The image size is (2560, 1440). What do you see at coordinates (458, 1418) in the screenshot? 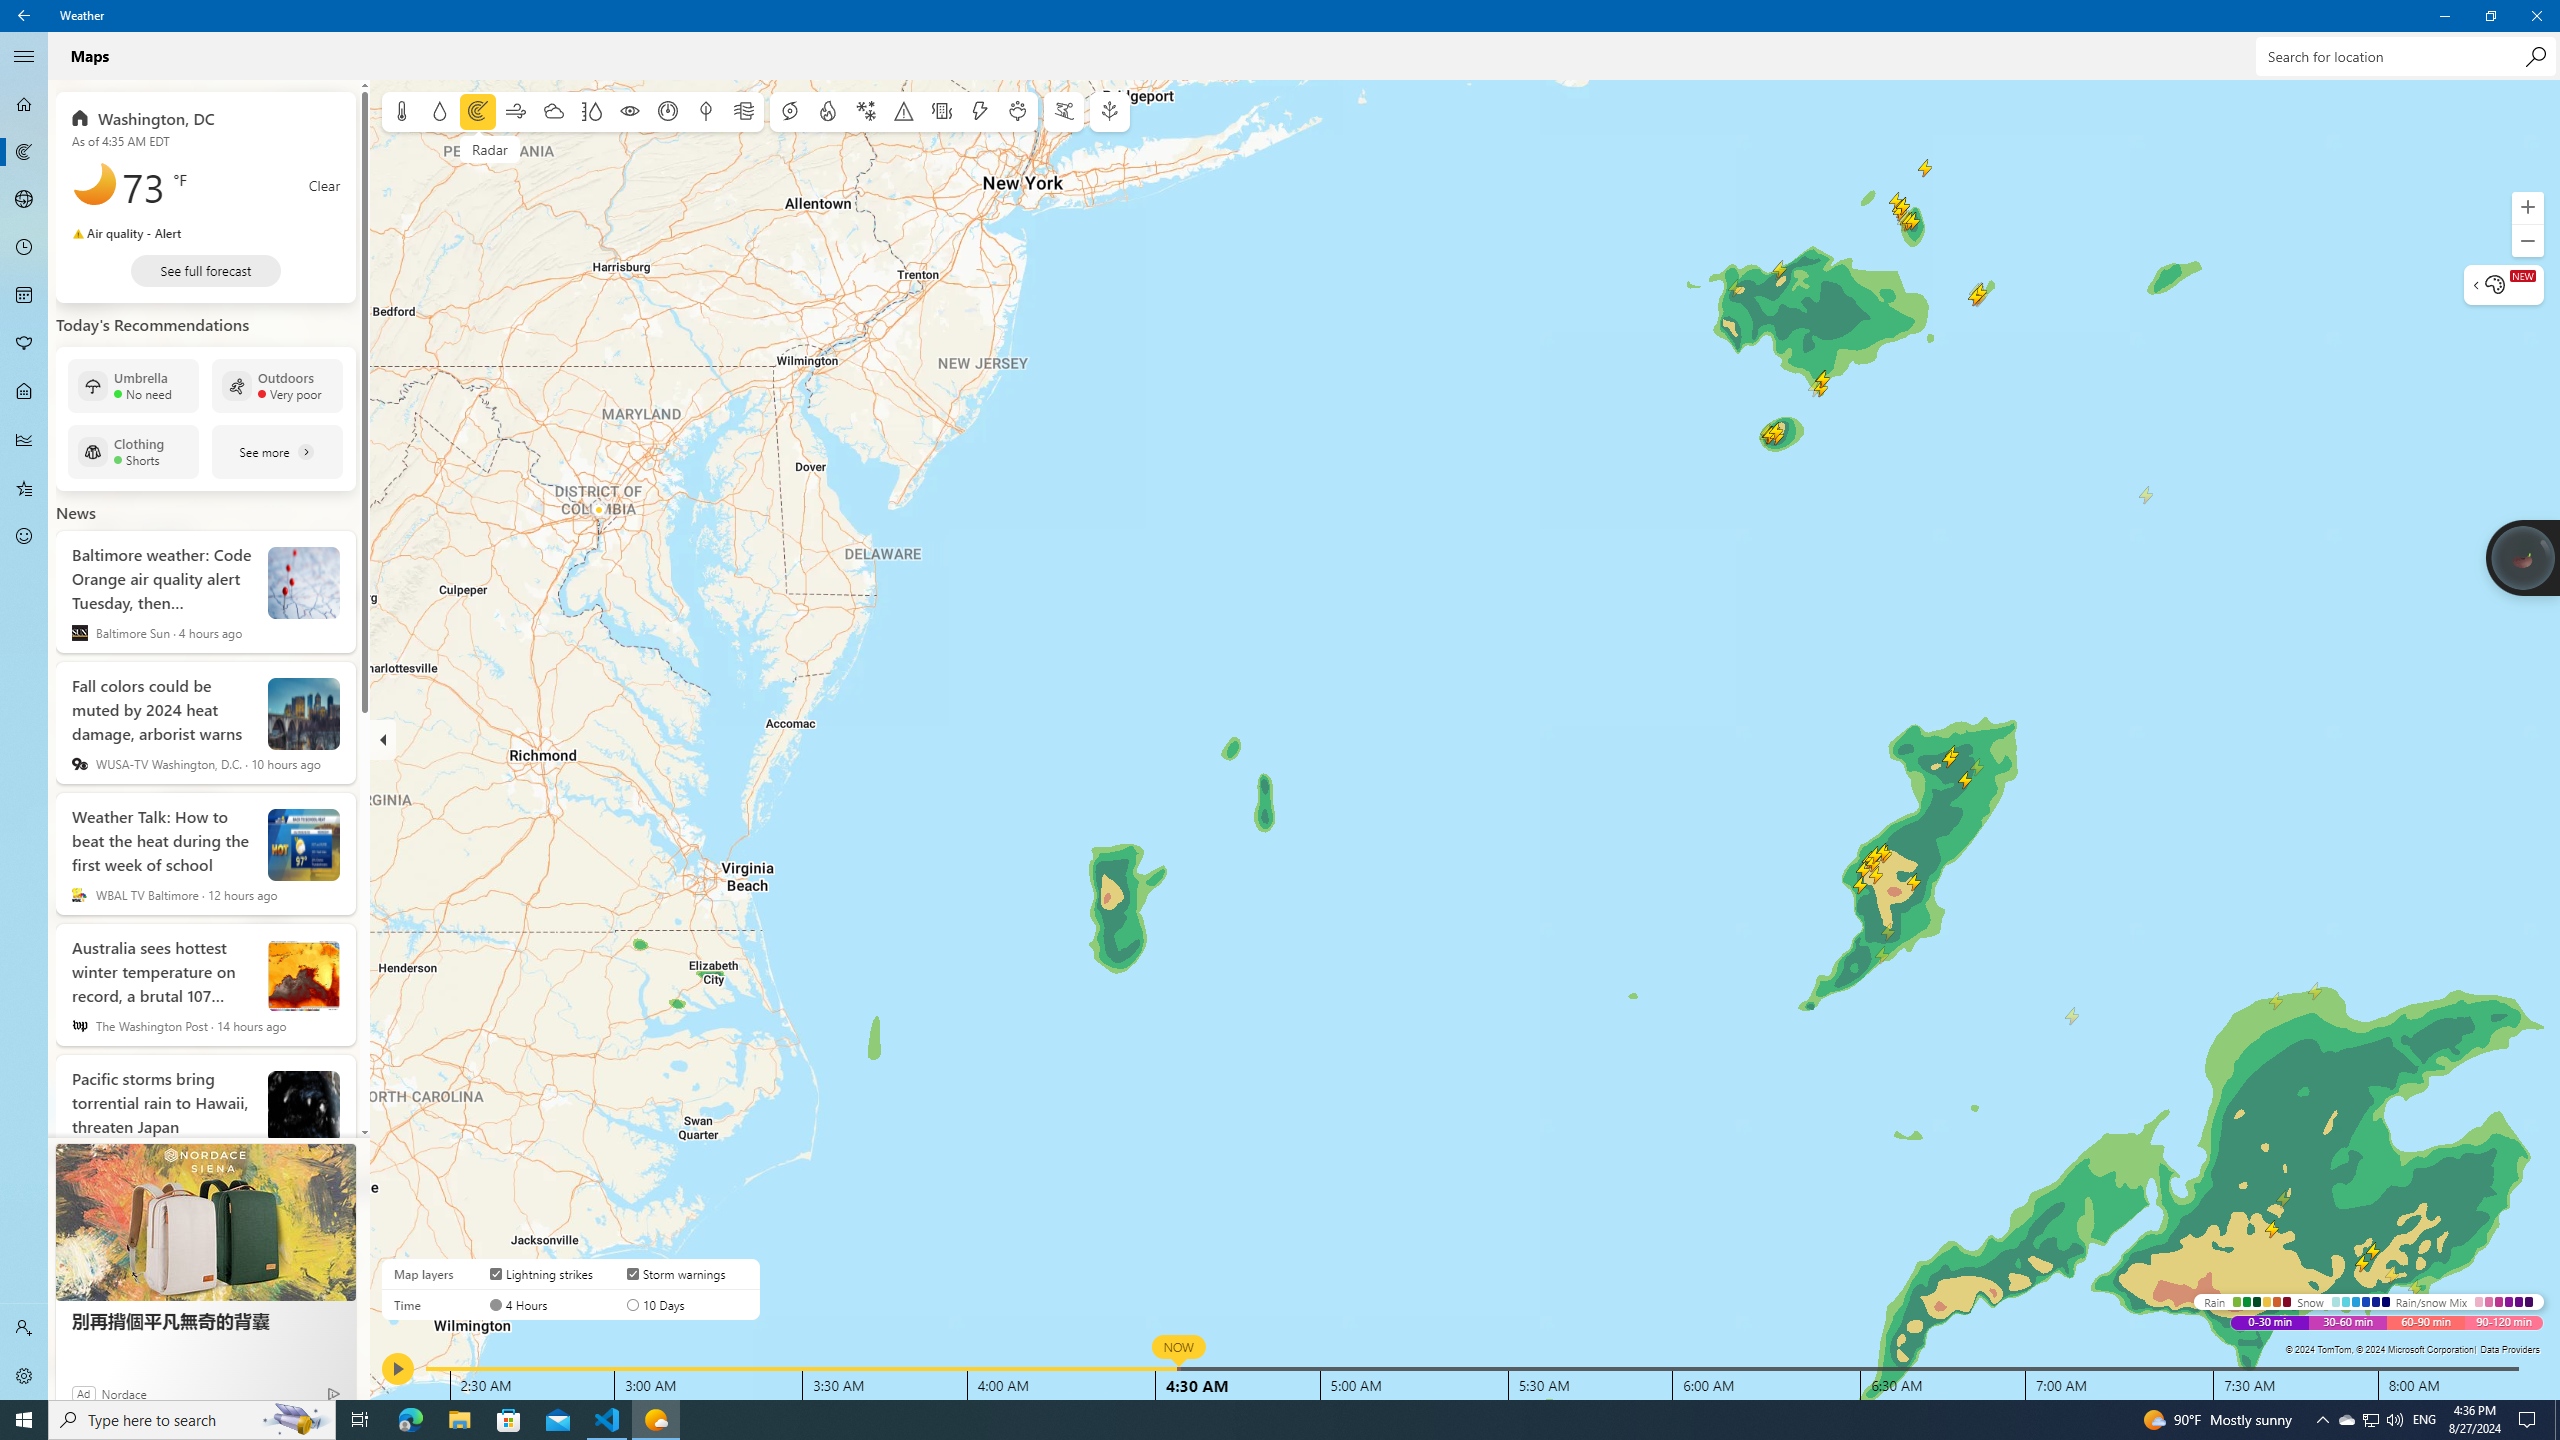
I see `'File Explorer'` at bounding box center [458, 1418].